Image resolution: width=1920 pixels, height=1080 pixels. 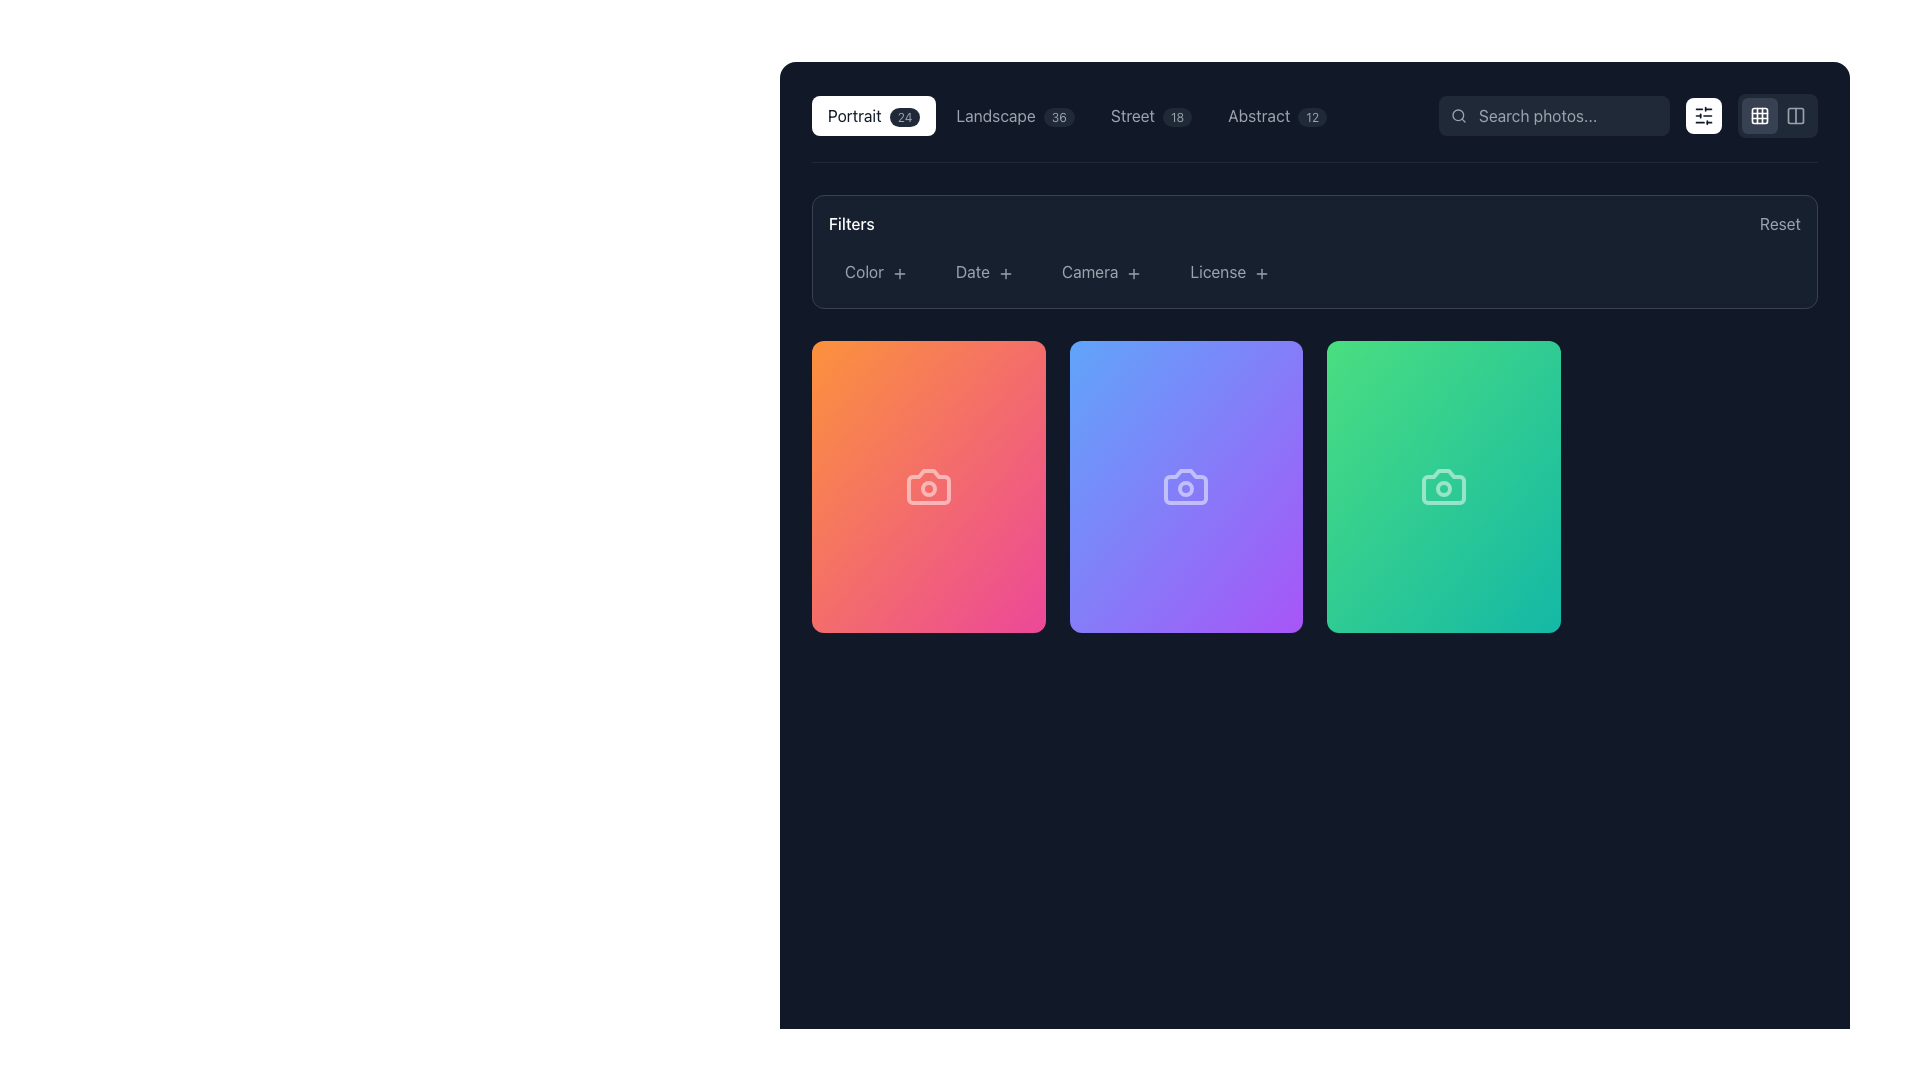 What do you see at coordinates (927, 488) in the screenshot?
I see `the circular lens of the camera icon located in the first card from the left in a horizontal row of three cards` at bounding box center [927, 488].